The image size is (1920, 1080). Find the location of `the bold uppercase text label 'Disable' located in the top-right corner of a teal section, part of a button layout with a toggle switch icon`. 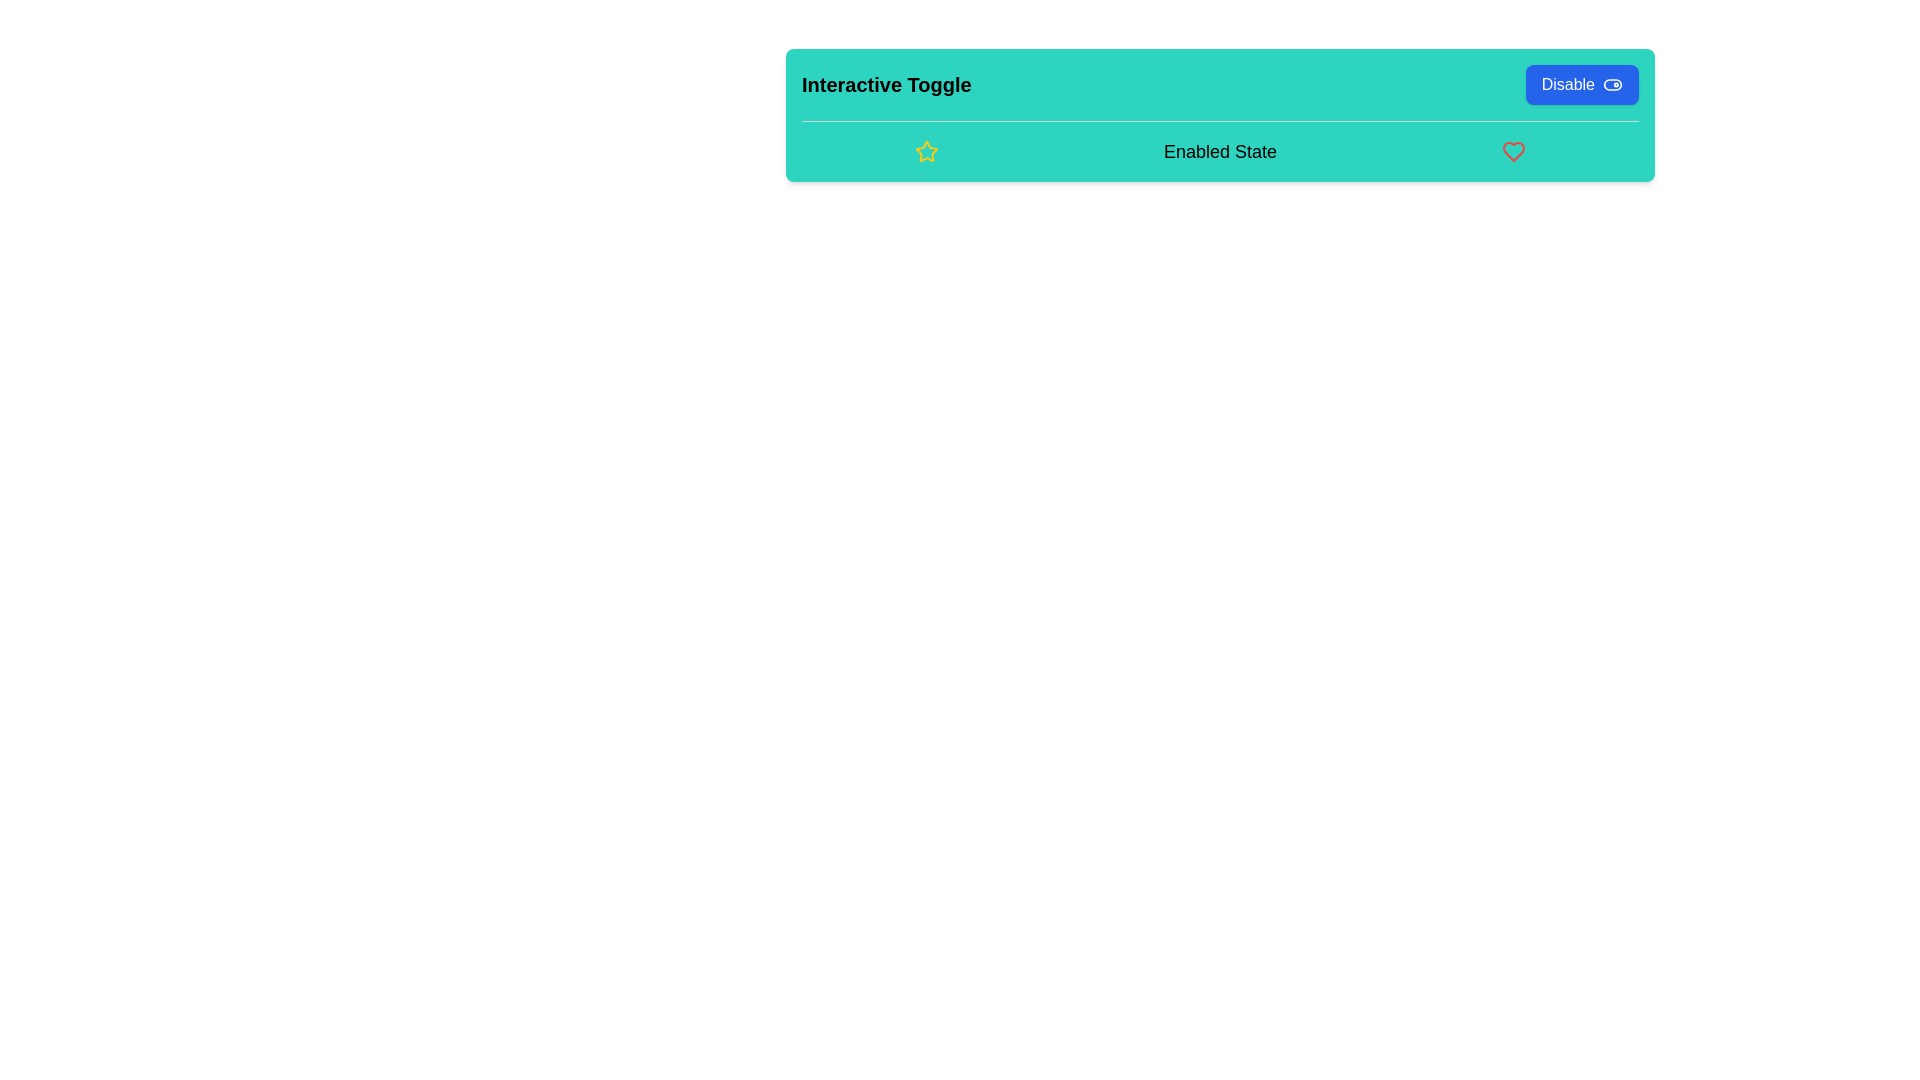

the bold uppercase text label 'Disable' located in the top-right corner of a teal section, part of a button layout with a toggle switch icon is located at coordinates (1567, 83).